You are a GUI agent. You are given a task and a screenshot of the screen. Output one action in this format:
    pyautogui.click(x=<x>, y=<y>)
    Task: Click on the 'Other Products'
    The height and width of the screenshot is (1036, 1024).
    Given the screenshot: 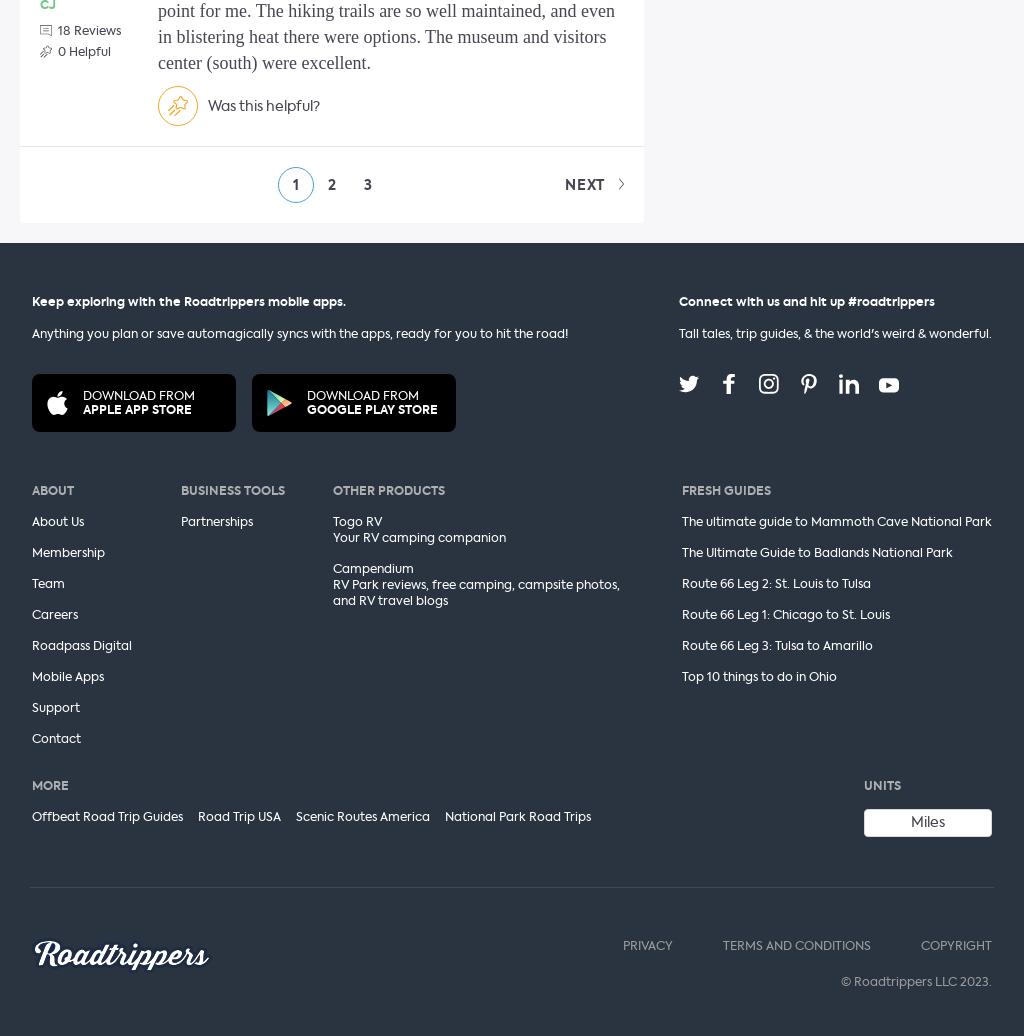 What is the action you would take?
    pyautogui.click(x=388, y=490)
    